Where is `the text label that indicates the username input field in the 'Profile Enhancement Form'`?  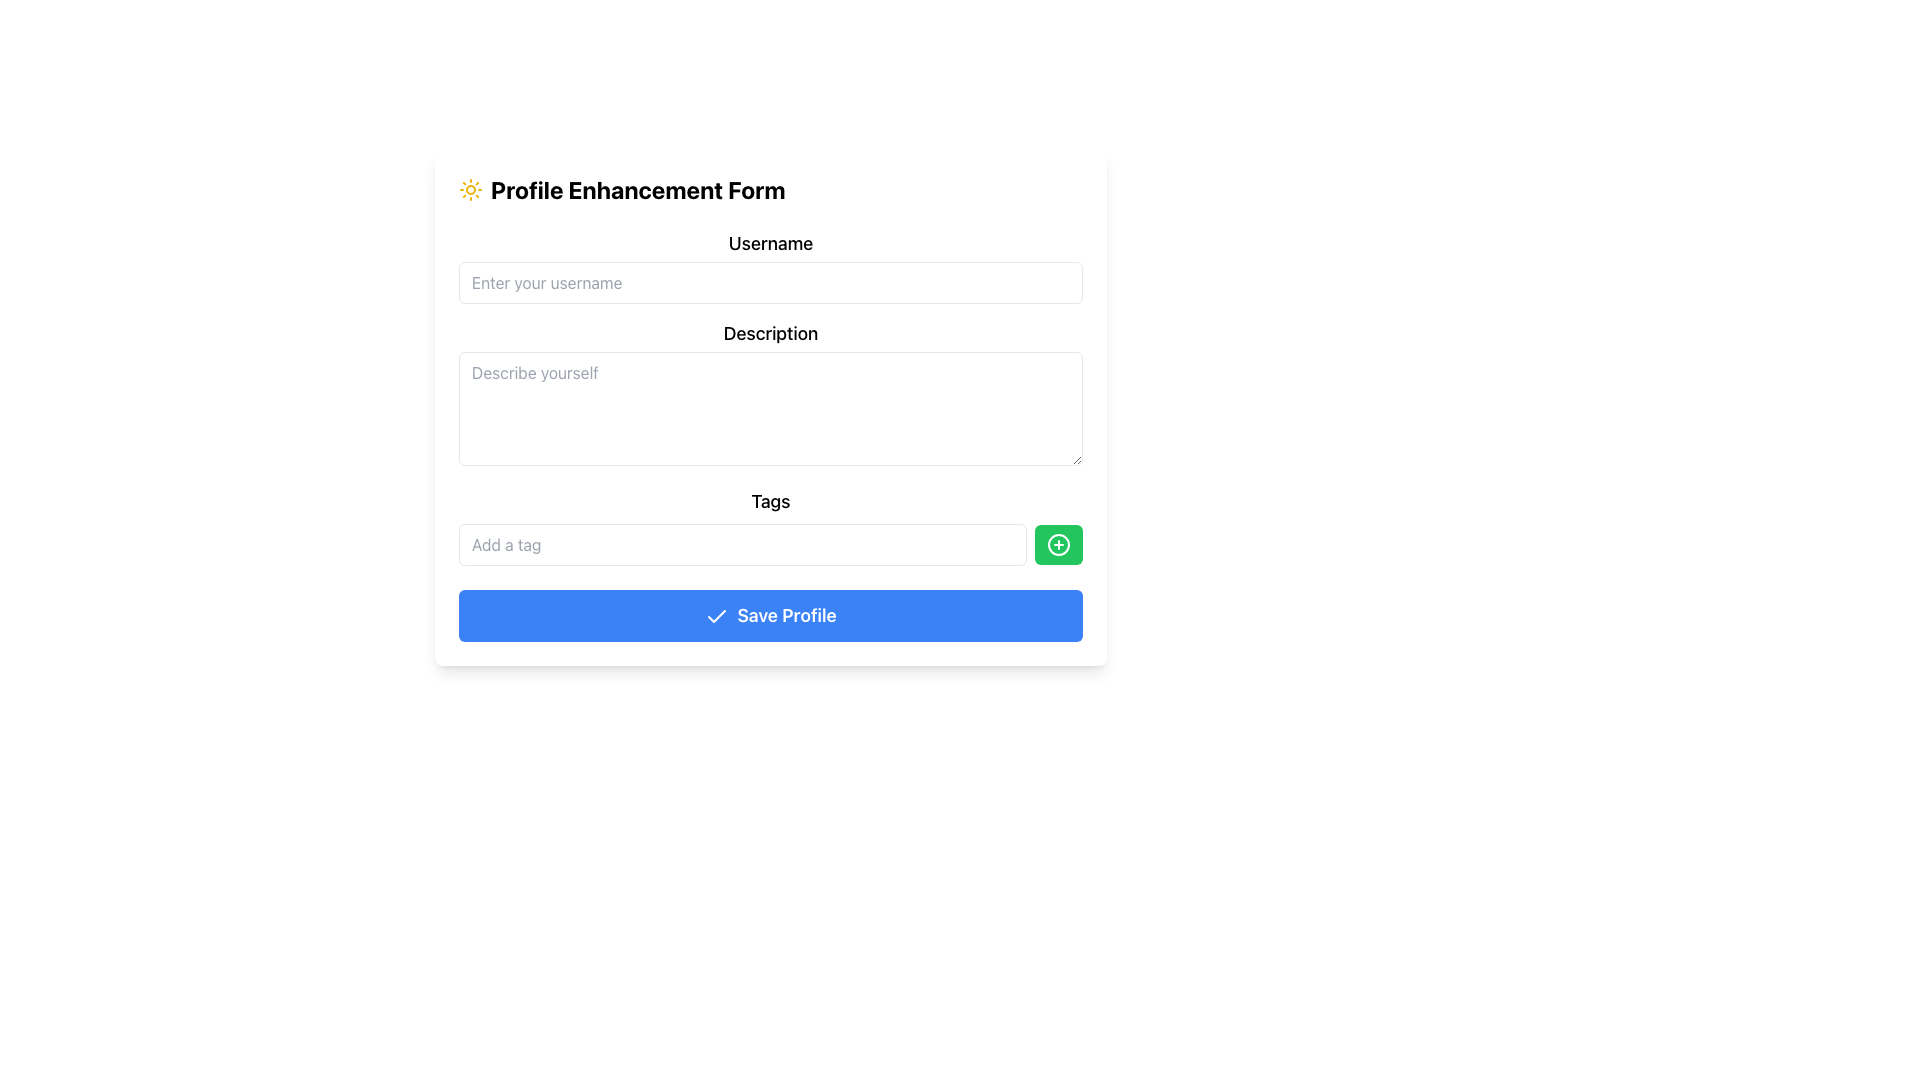
the text label that indicates the username input field in the 'Profile Enhancement Form' is located at coordinates (770, 242).